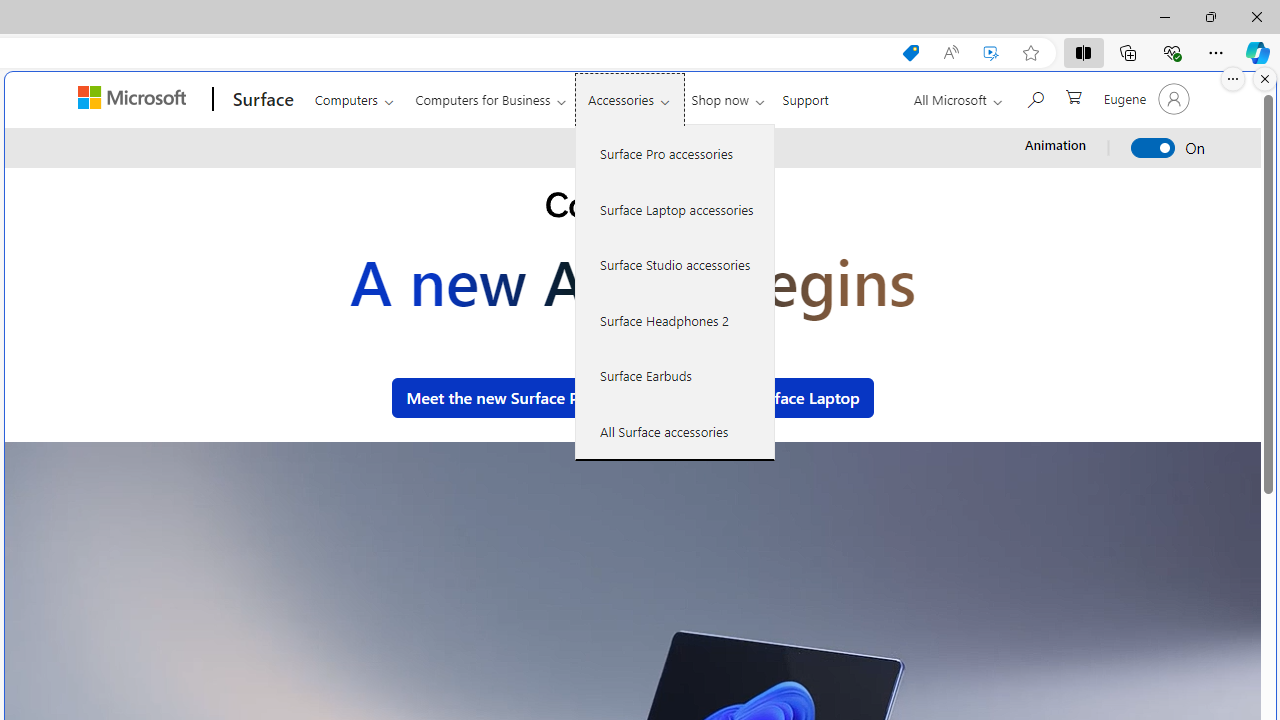 The width and height of the screenshot is (1280, 720). Describe the element at coordinates (752, 397) in the screenshot. I see `'Meet the new Surface Laptop'` at that location.